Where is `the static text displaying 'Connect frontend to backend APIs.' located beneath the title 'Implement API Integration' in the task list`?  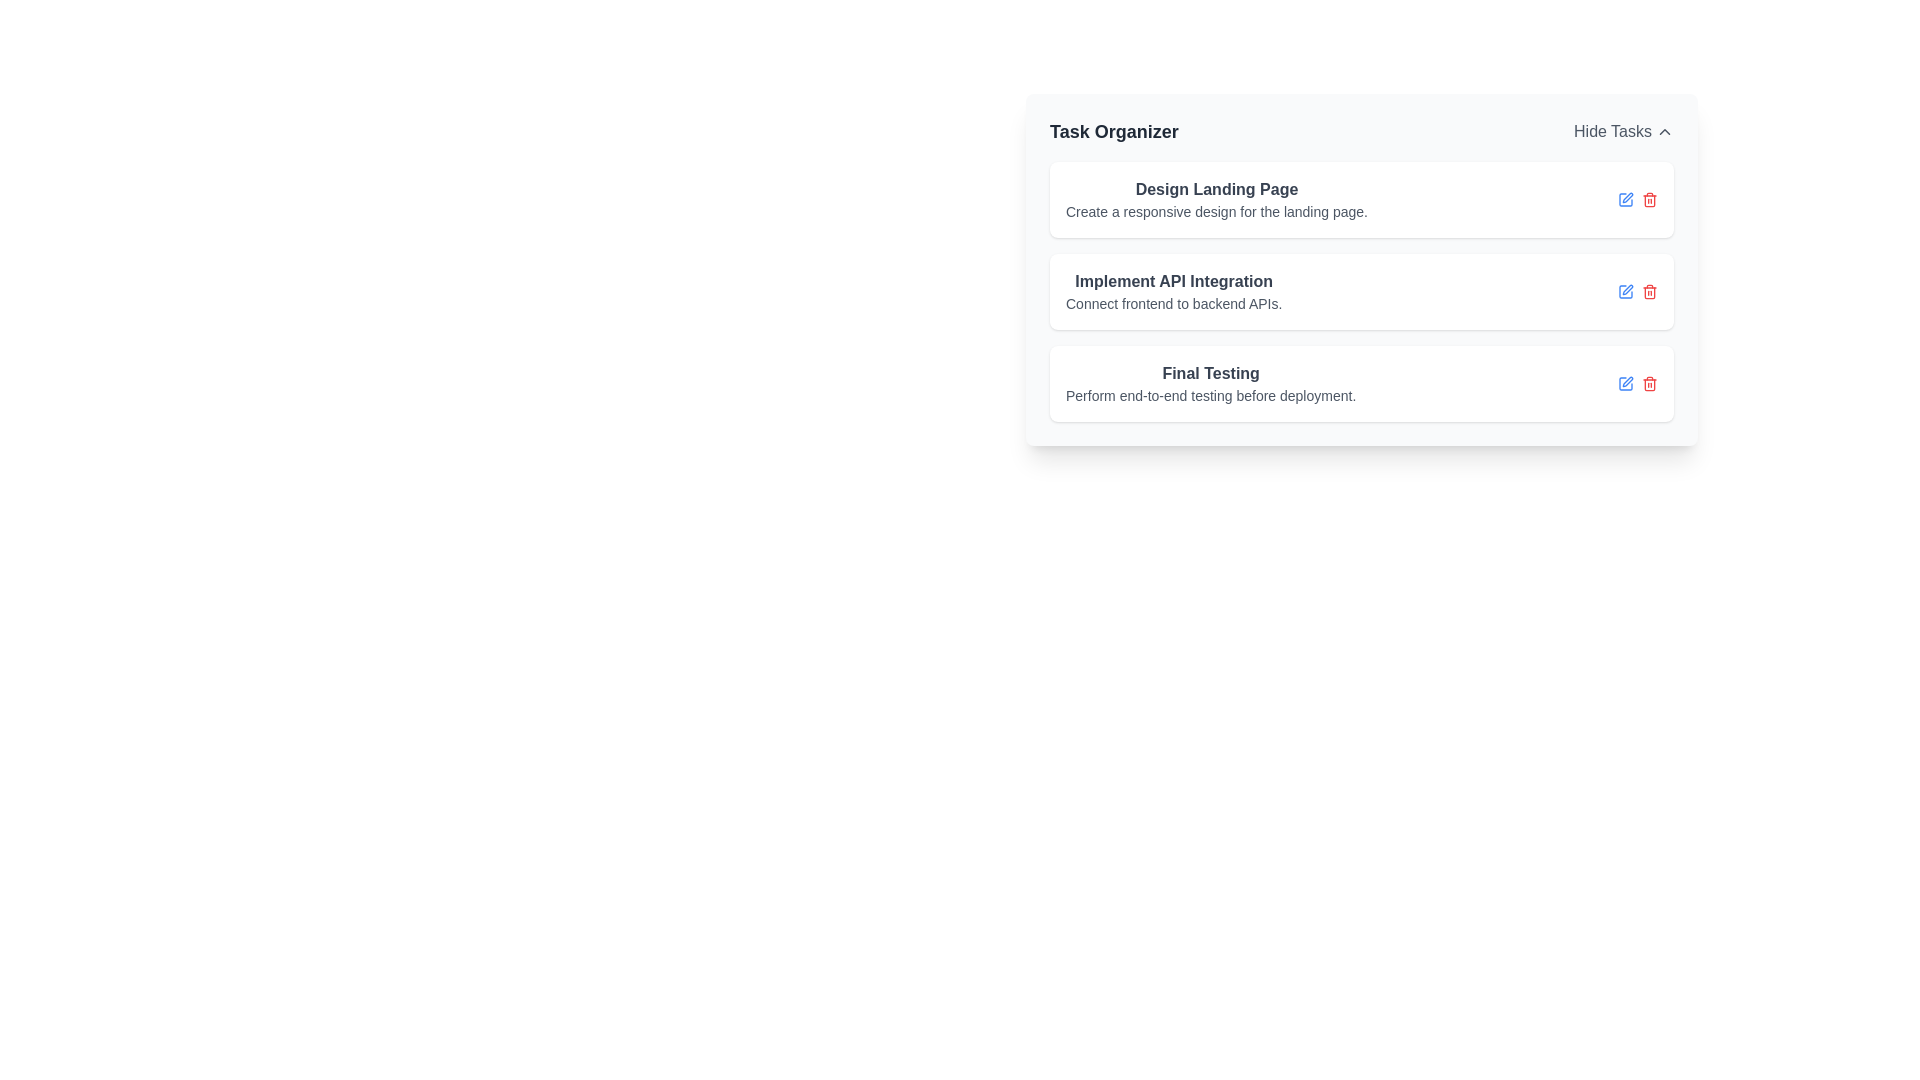 the static text displaying 'Connect frontend to backend APIs.' located beneath the title 'Implement API Integration' in the task list is located at coordinates (1174, 304).